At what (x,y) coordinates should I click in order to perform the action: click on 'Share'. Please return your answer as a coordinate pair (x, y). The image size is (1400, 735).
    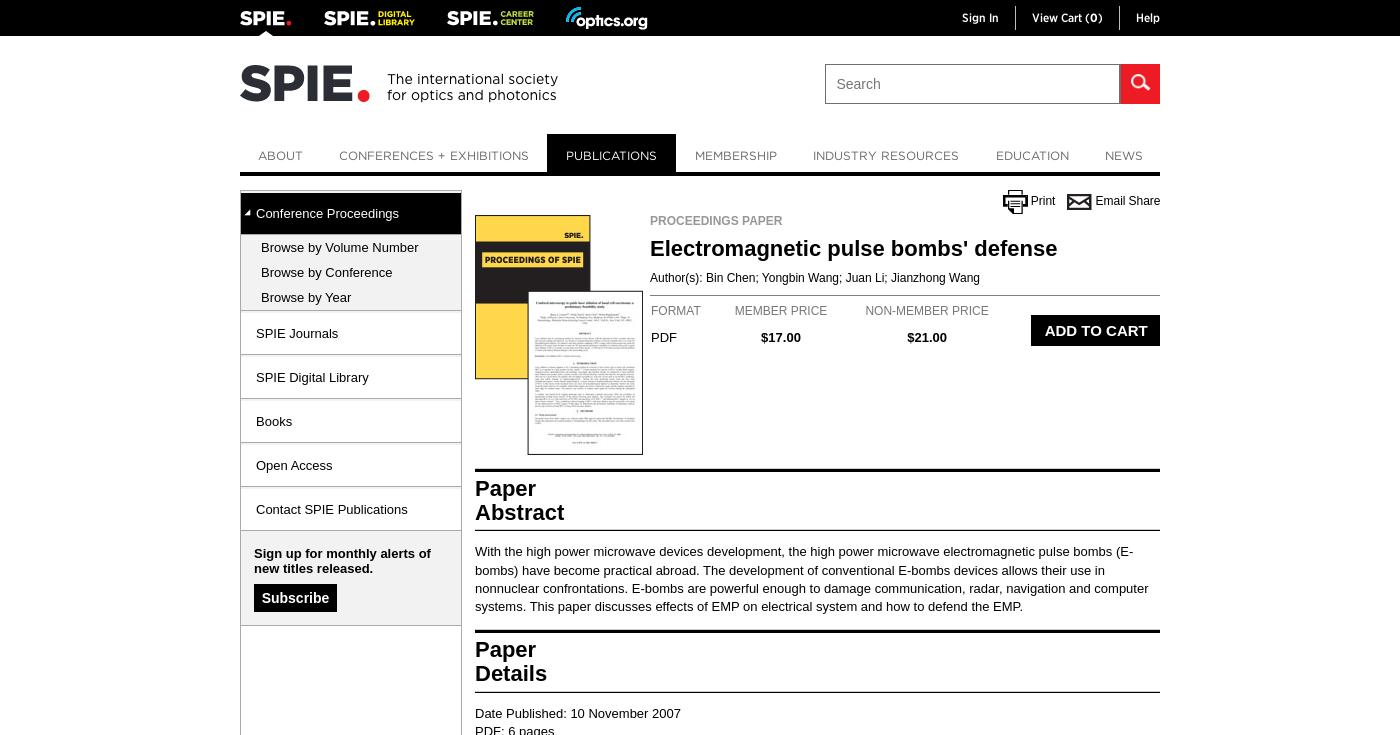
    Looking at the image, I should click on (1143, 201).